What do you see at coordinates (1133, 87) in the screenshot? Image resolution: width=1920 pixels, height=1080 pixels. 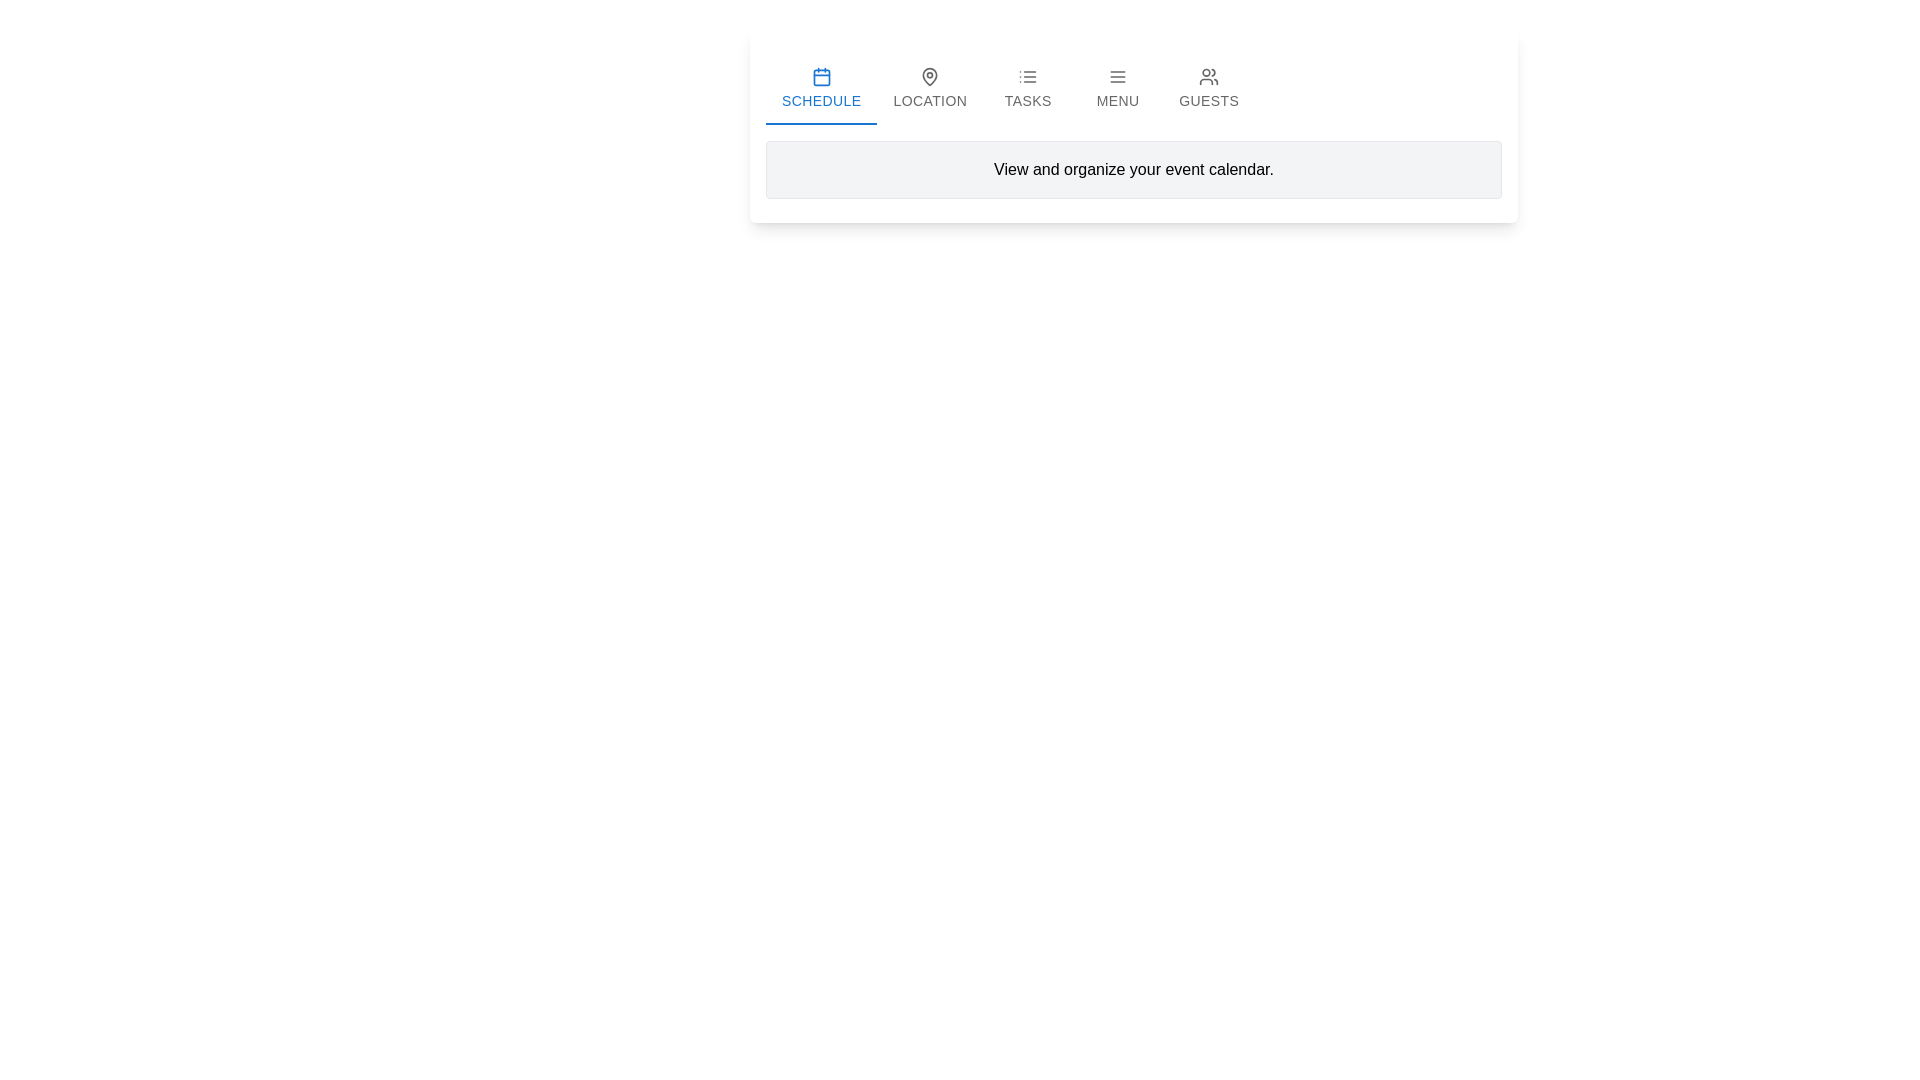 I see `the navigation bar tabs` at bounding box center [1133, 87].